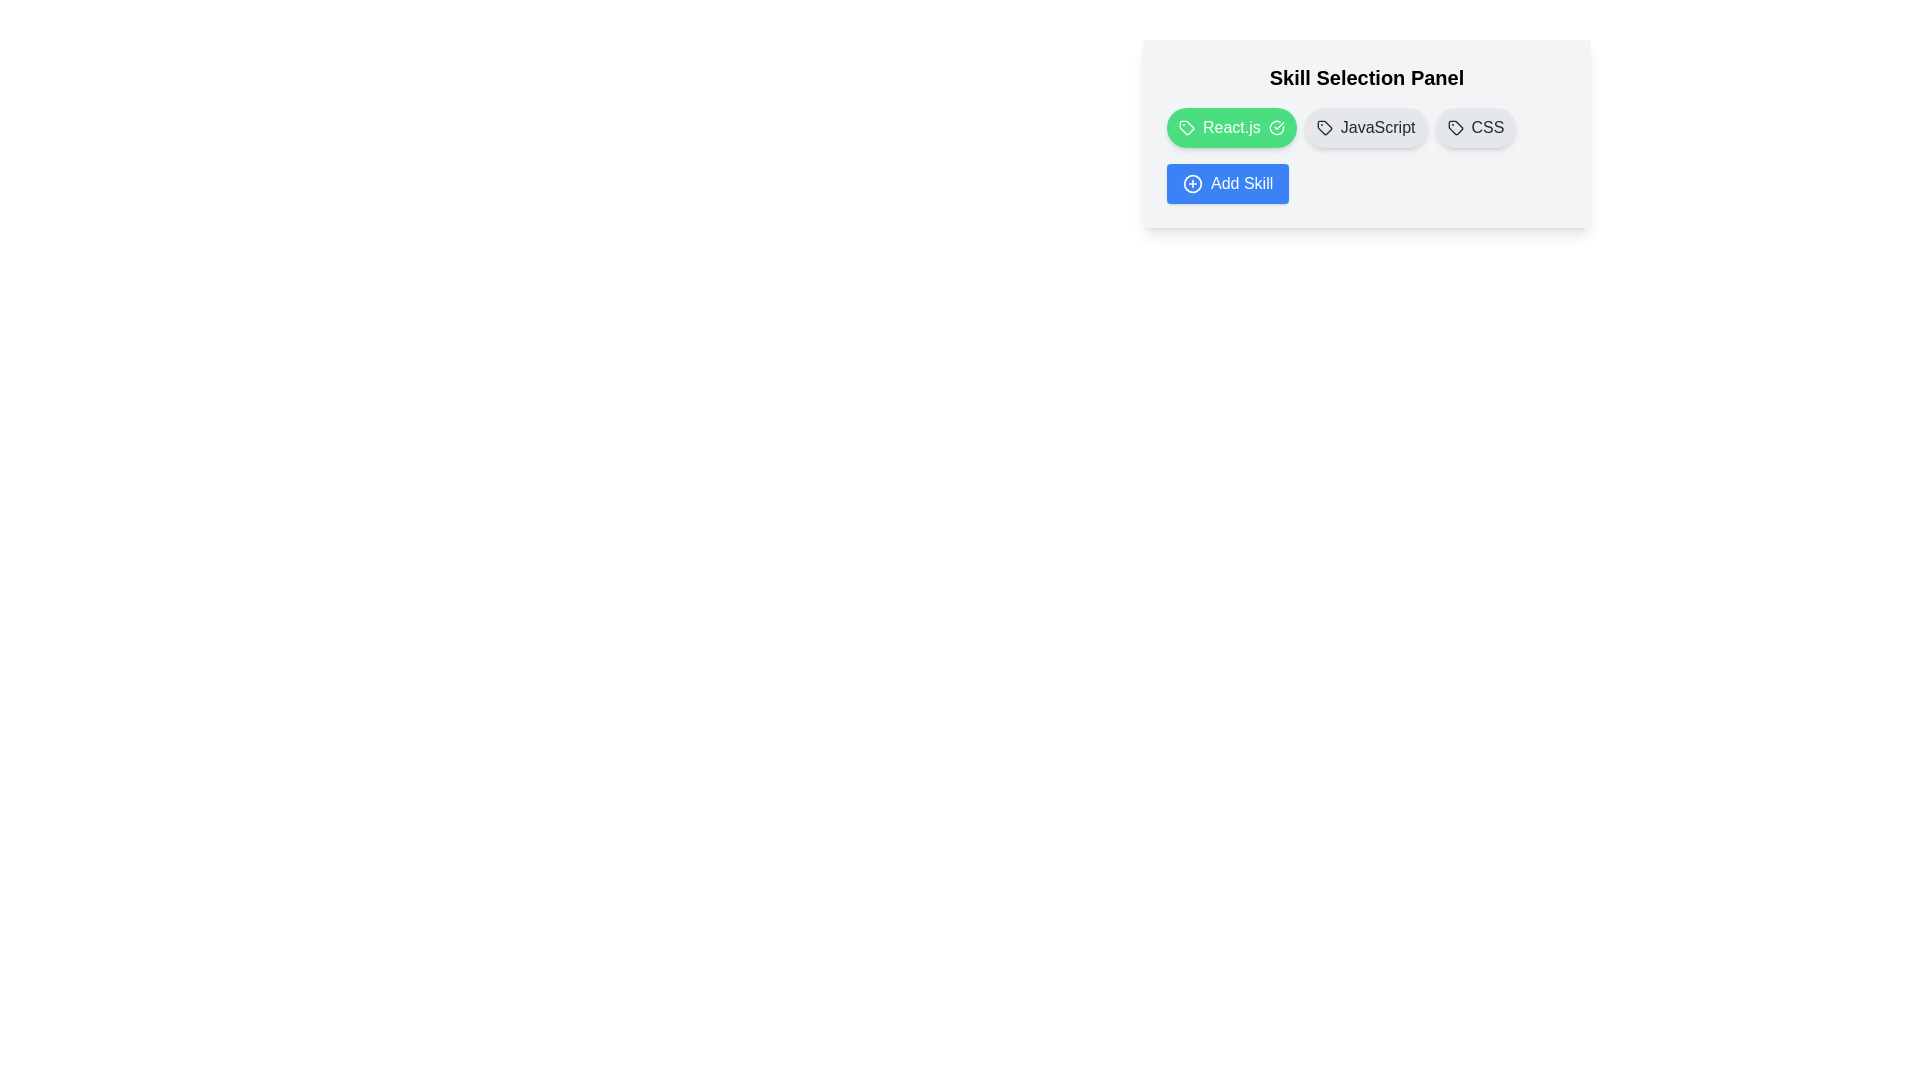 The width and height of the screenshot is (1920, 1080). Describe the element at coordinates (1366, 134) in the screenshot. I see `the second selectable badge labeled 'JavaScript' in the 'Skill Selection Panel'` at that location.